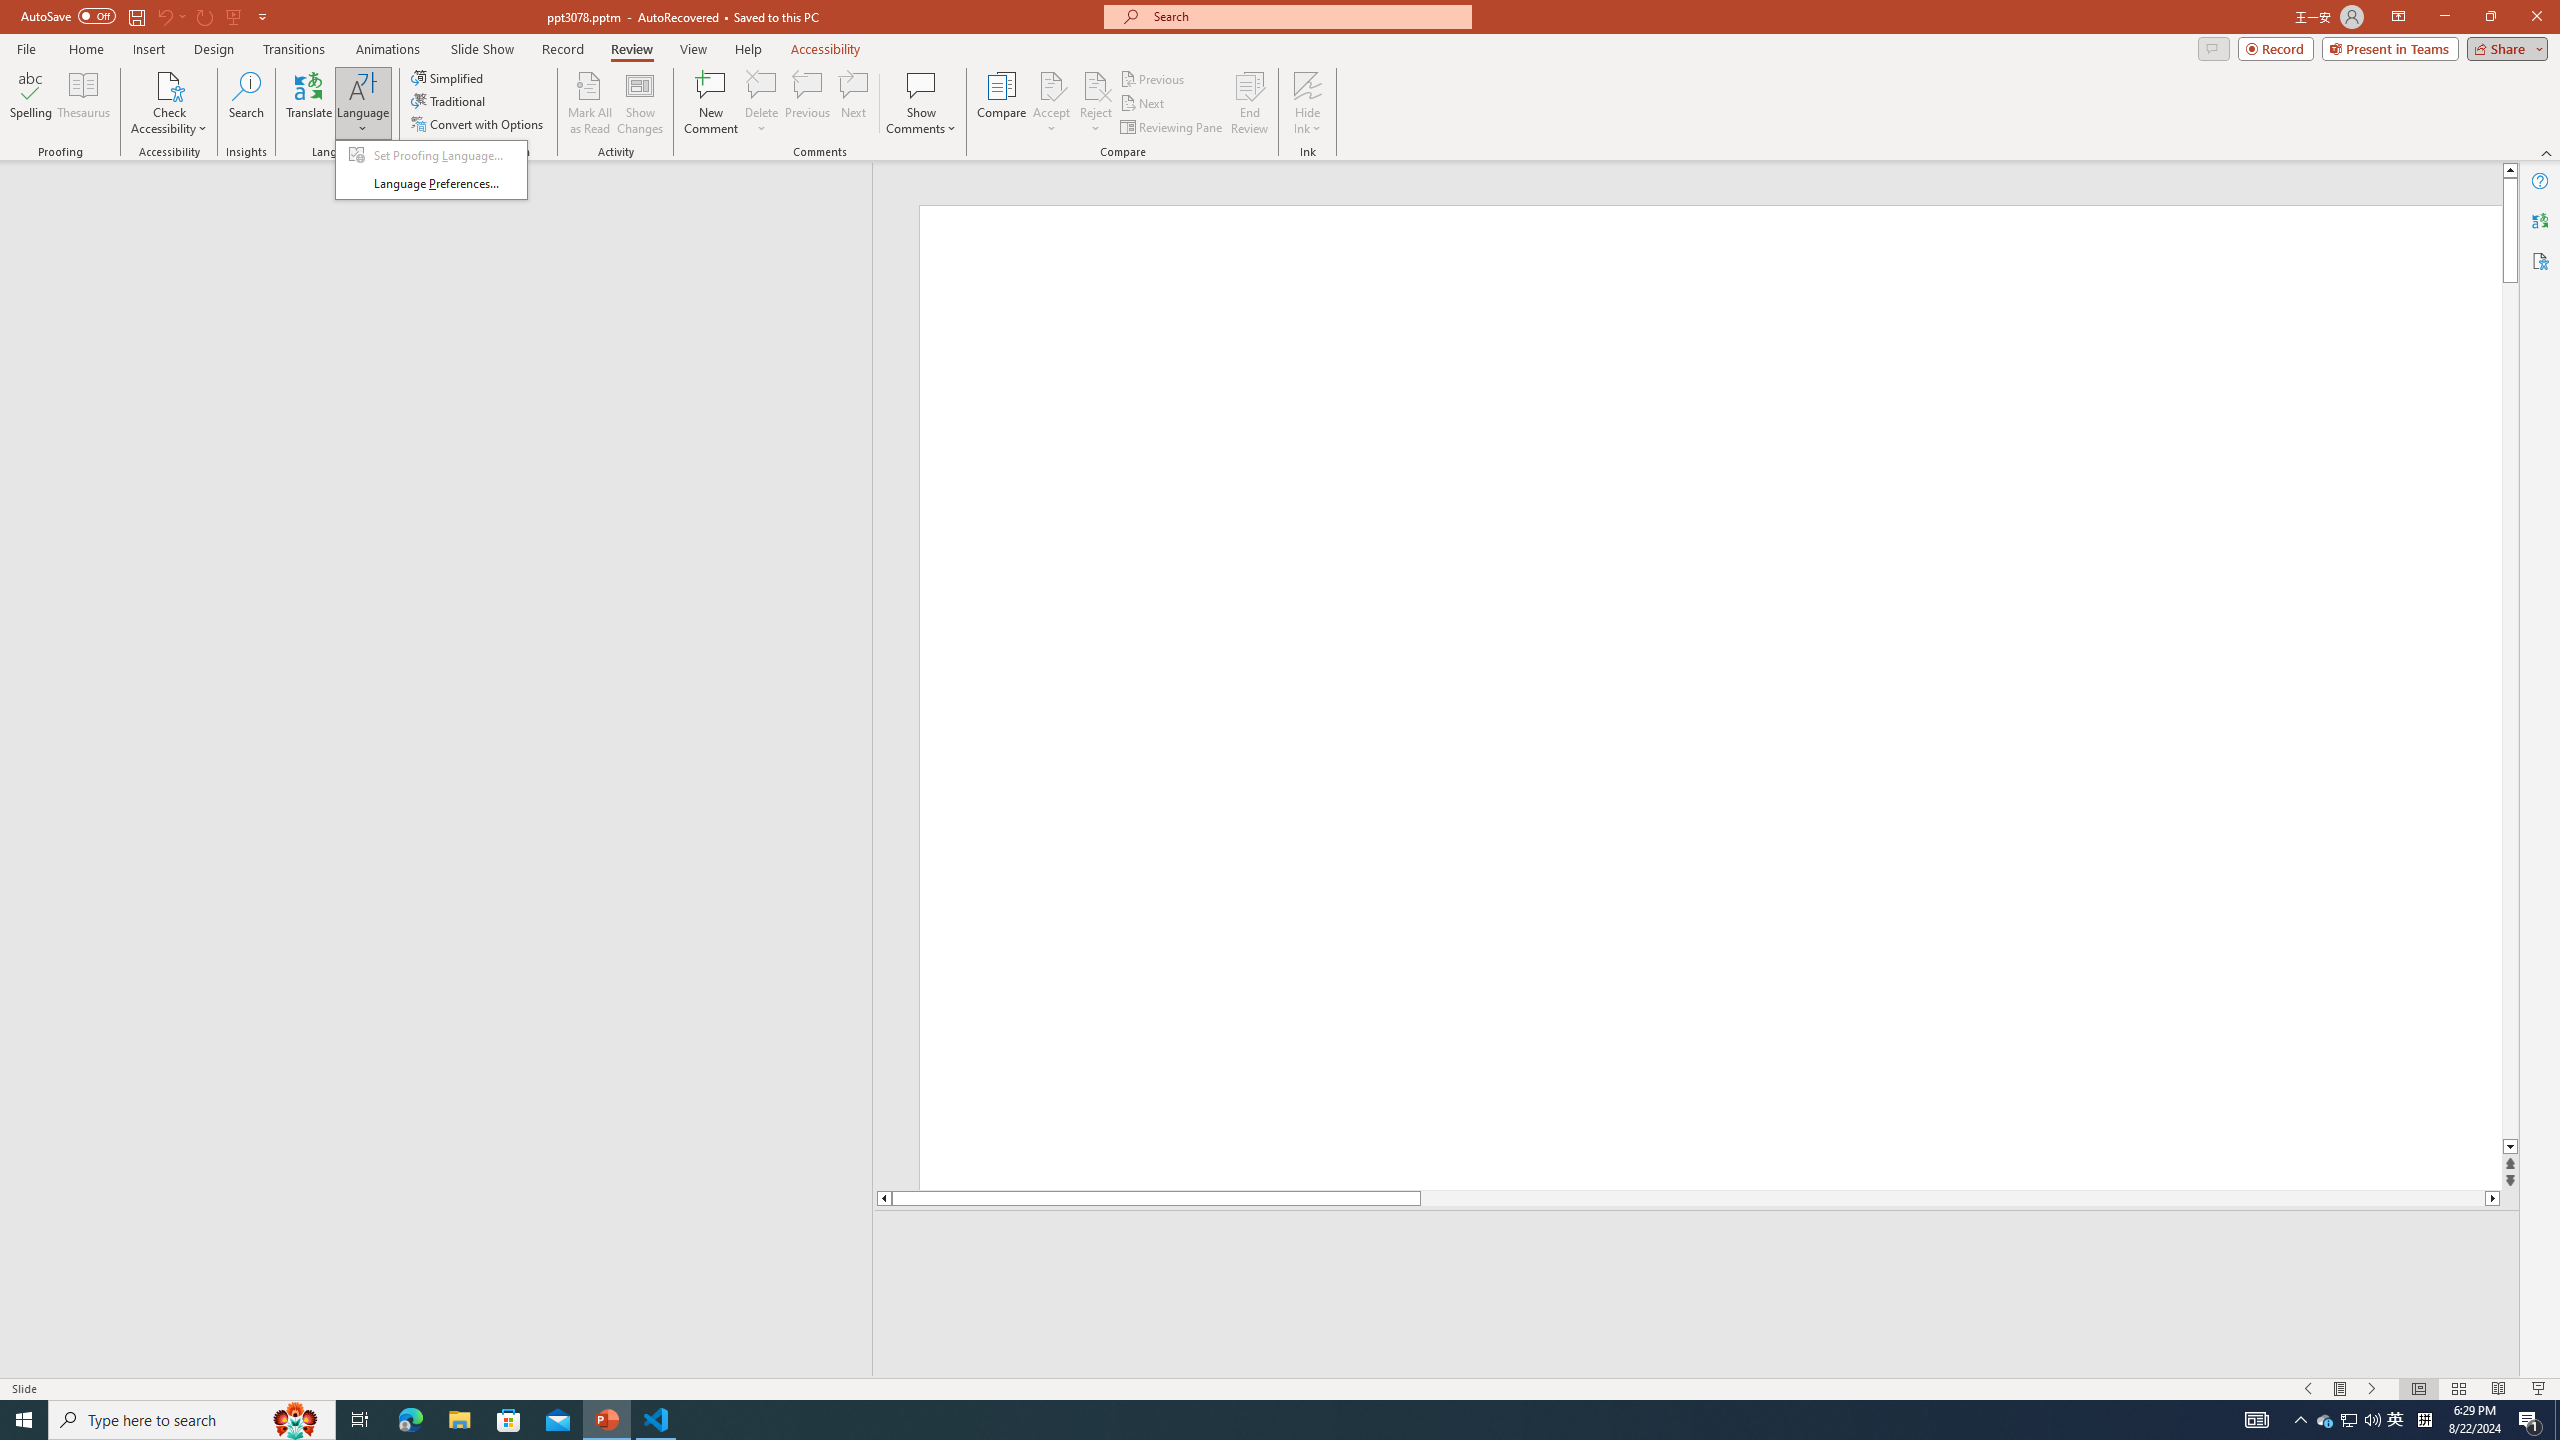 Image resolution: width=2560 pixels, height=1440 pixels. I want to click on 'Tray Input Indicator - Chinese (Simplified, China)', so click(2424, 1418).